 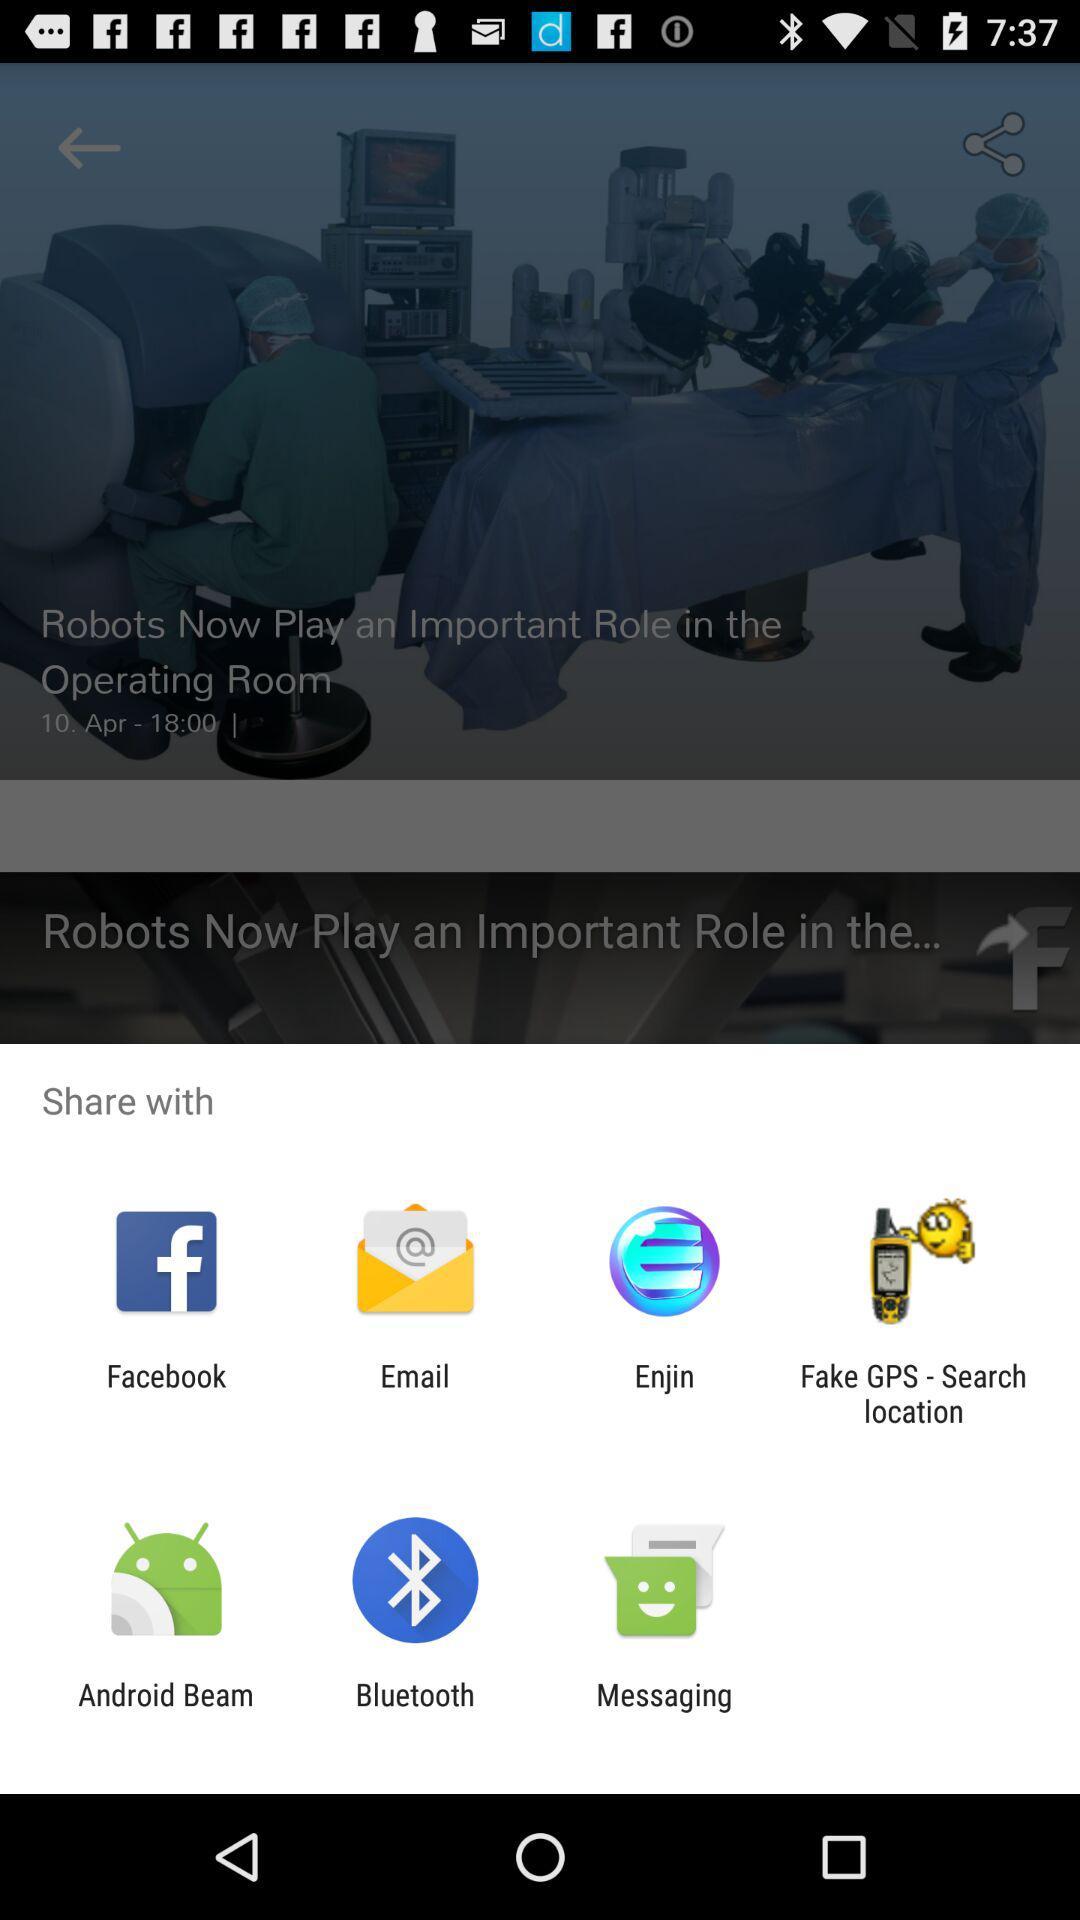 I want to click on the item next to bluetooth app, so click(x=664, y=1711).